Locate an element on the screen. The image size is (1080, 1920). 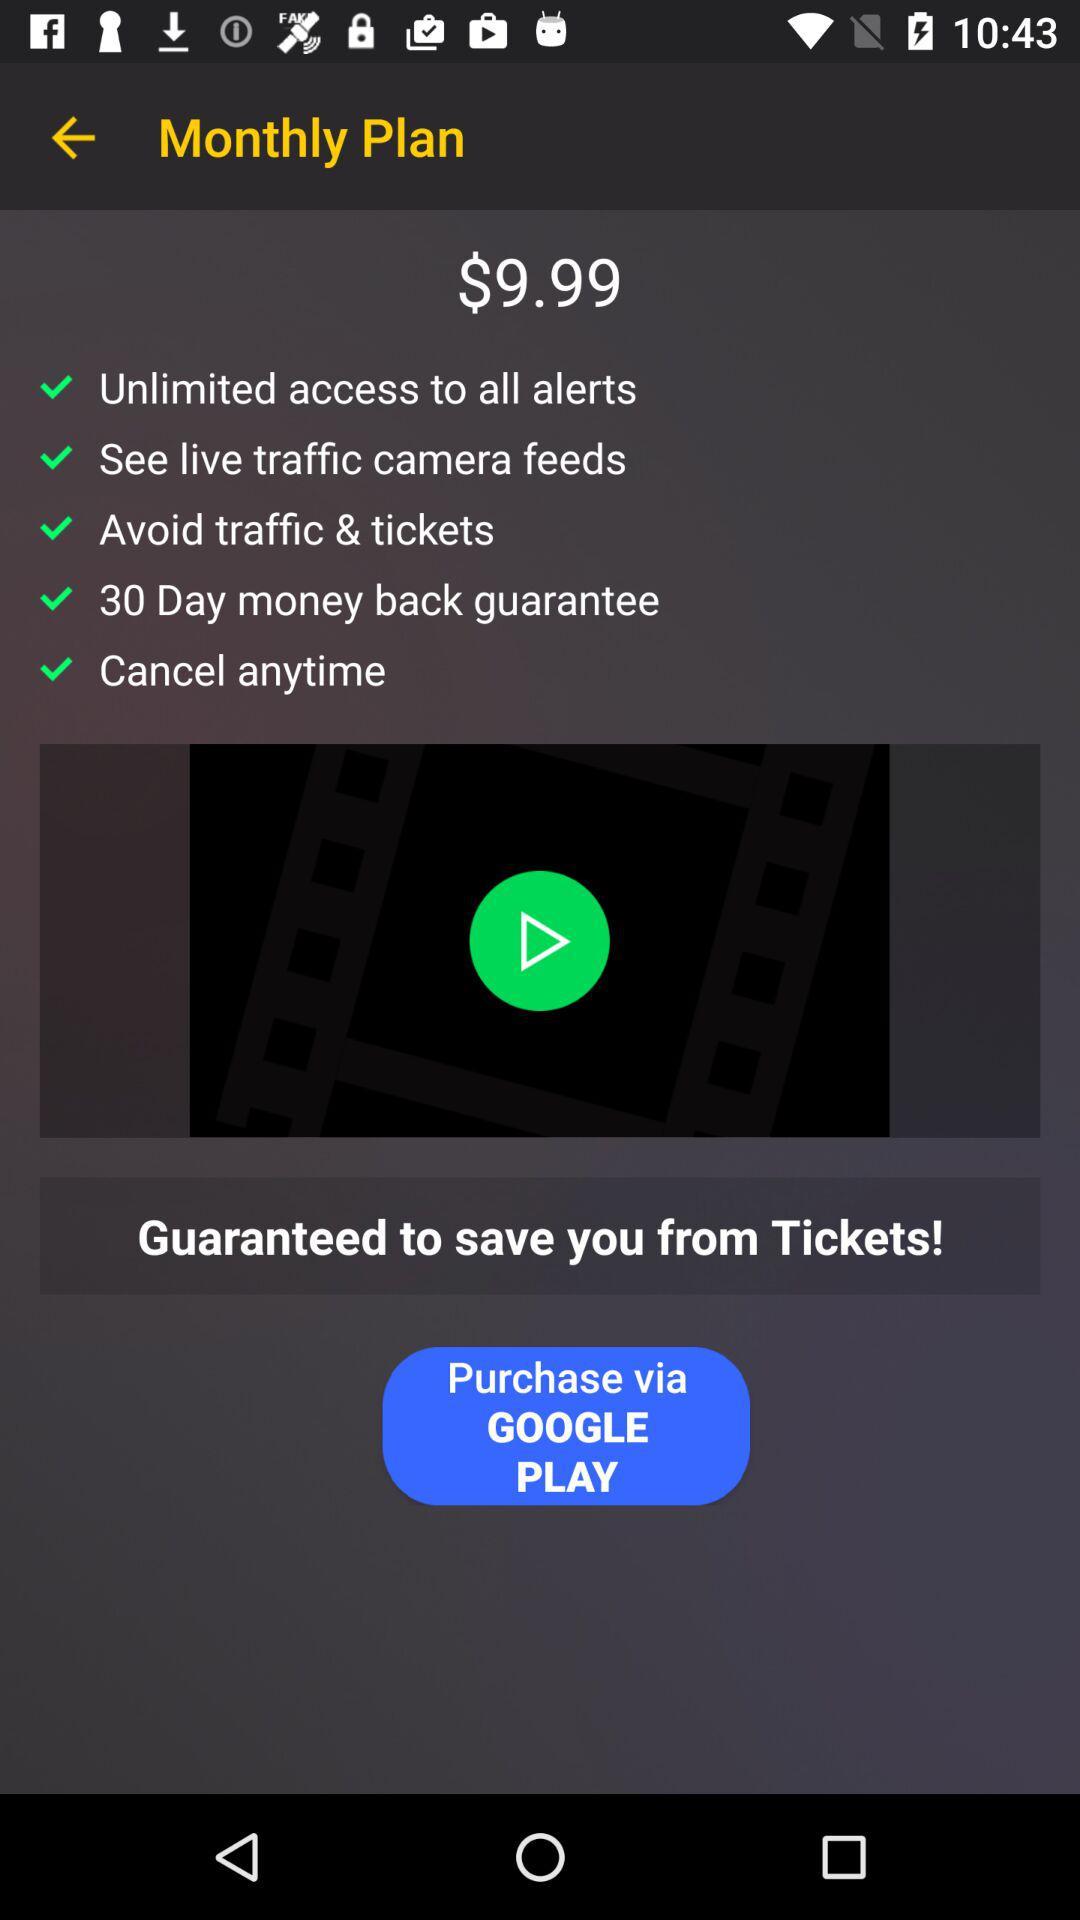
app to the left of the monthly plan app is located at coordinates (72, 135).